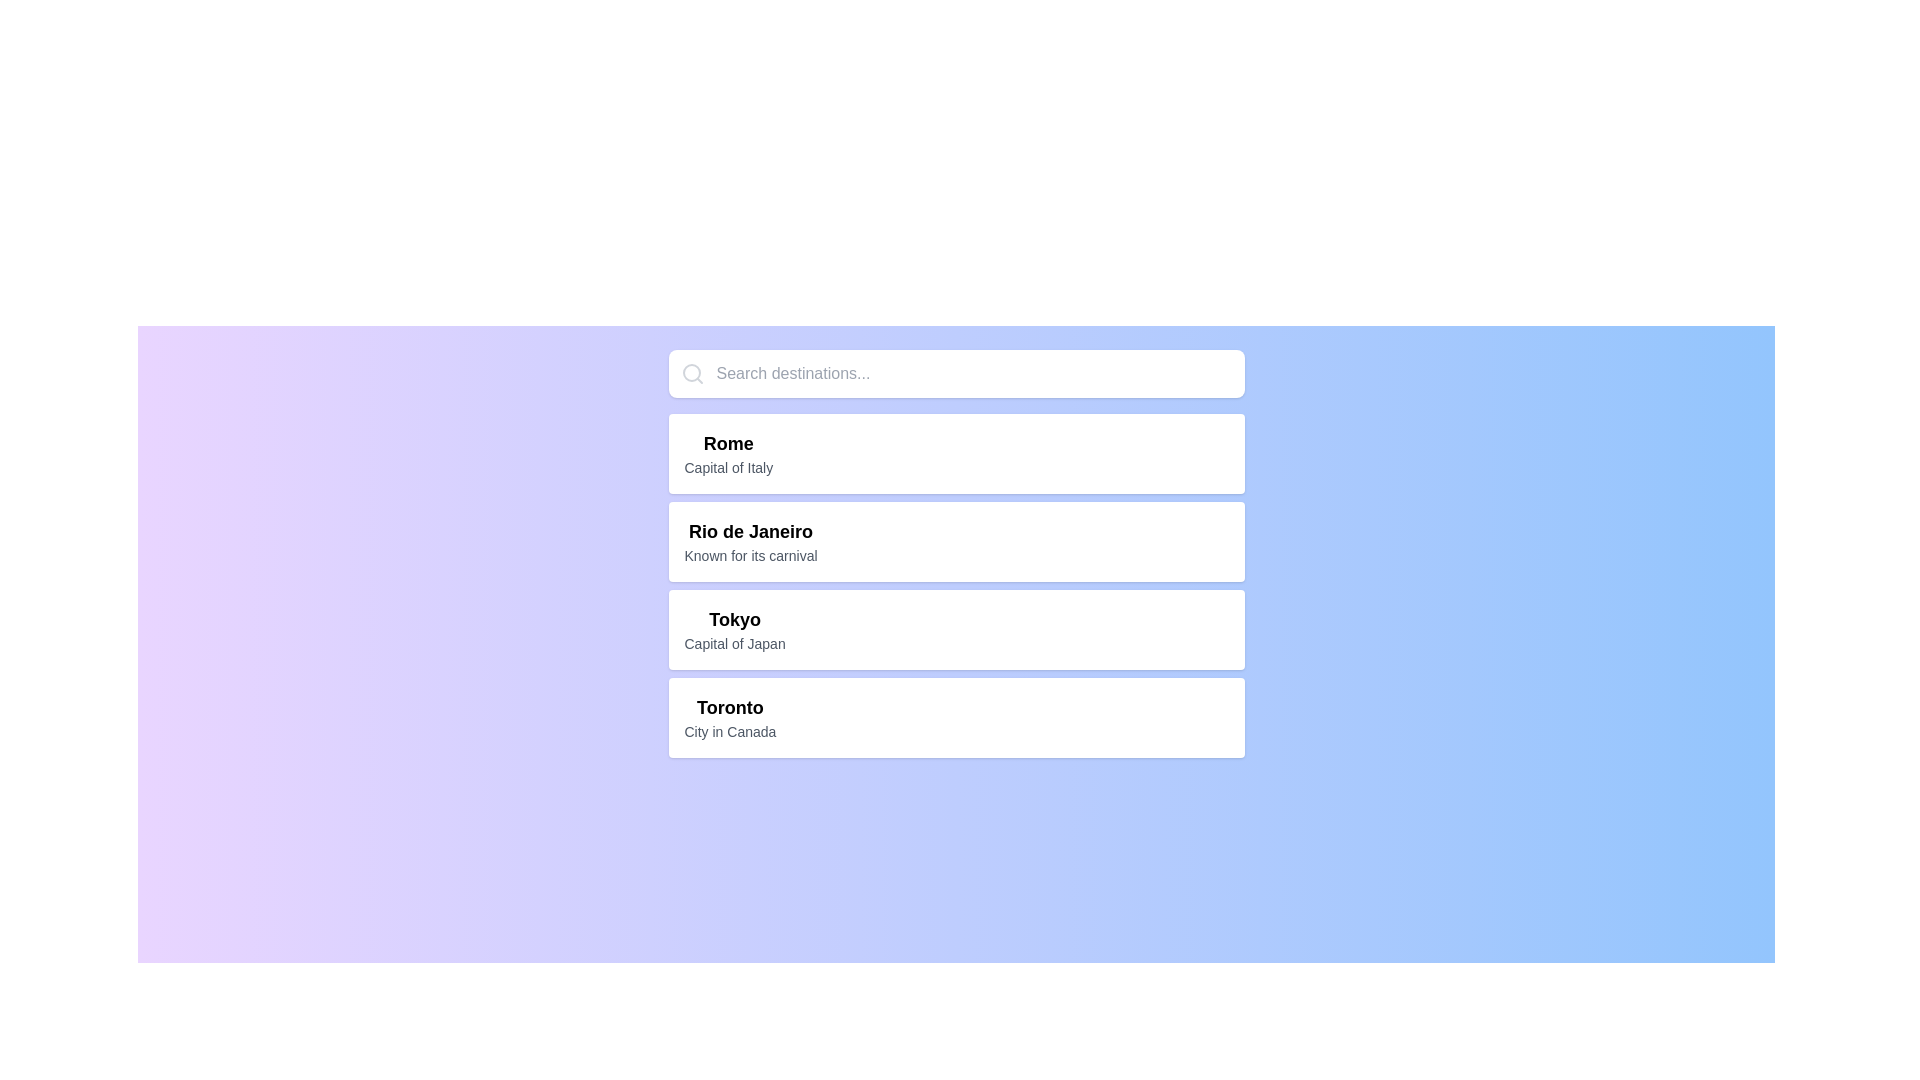 Image resolution: width=1920 pixels, height=1080 pixels. Describe the element at coordinates (729, 716) in the screenshot. I see `displayed information from the static text component that shows 'Toronto' and 'City in Canada' located in the last card of the vertical list` at that location.